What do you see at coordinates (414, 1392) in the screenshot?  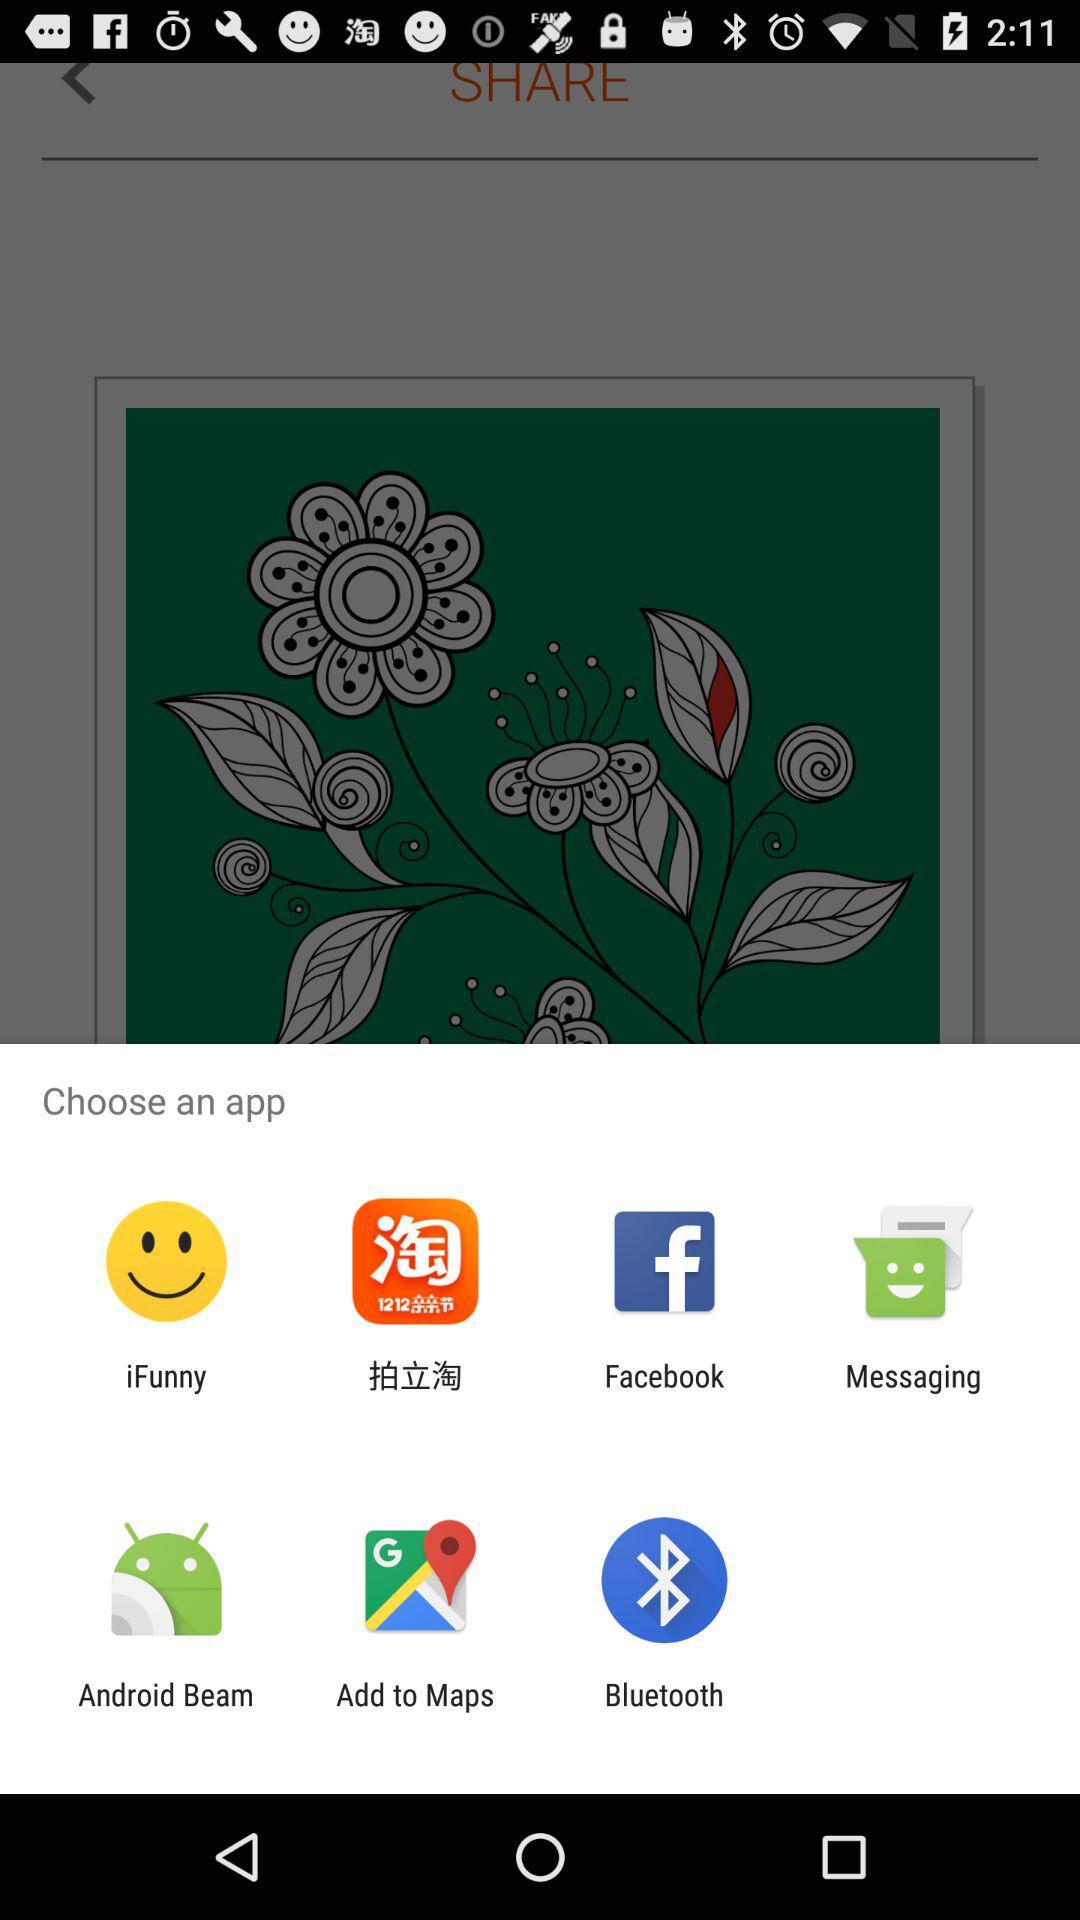 I see `app next to facebook icon` at bounding box center [414, 1392].